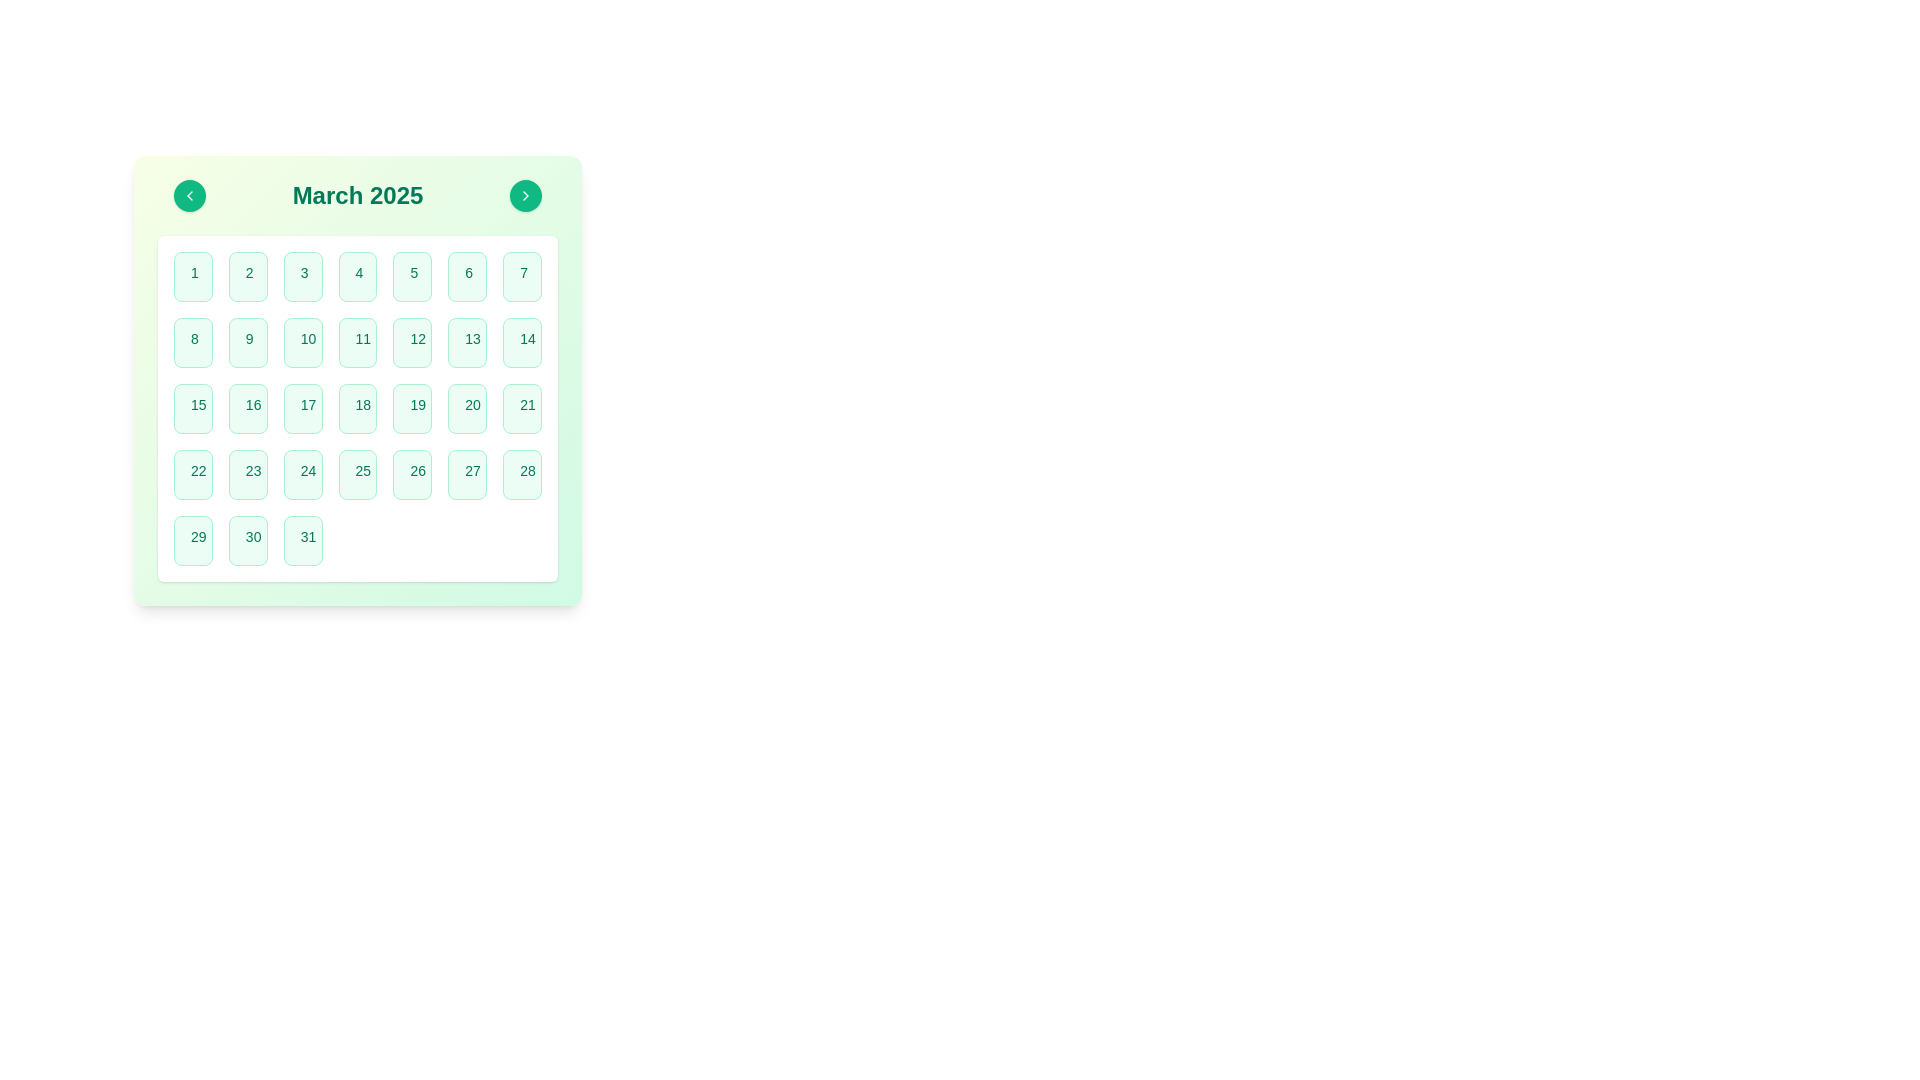 The height and width of the screenshot is (1080, 1920). I want to click on the numerical text '1' in the top-left cell of the March 2025 calendar grid, so click(194, 273).